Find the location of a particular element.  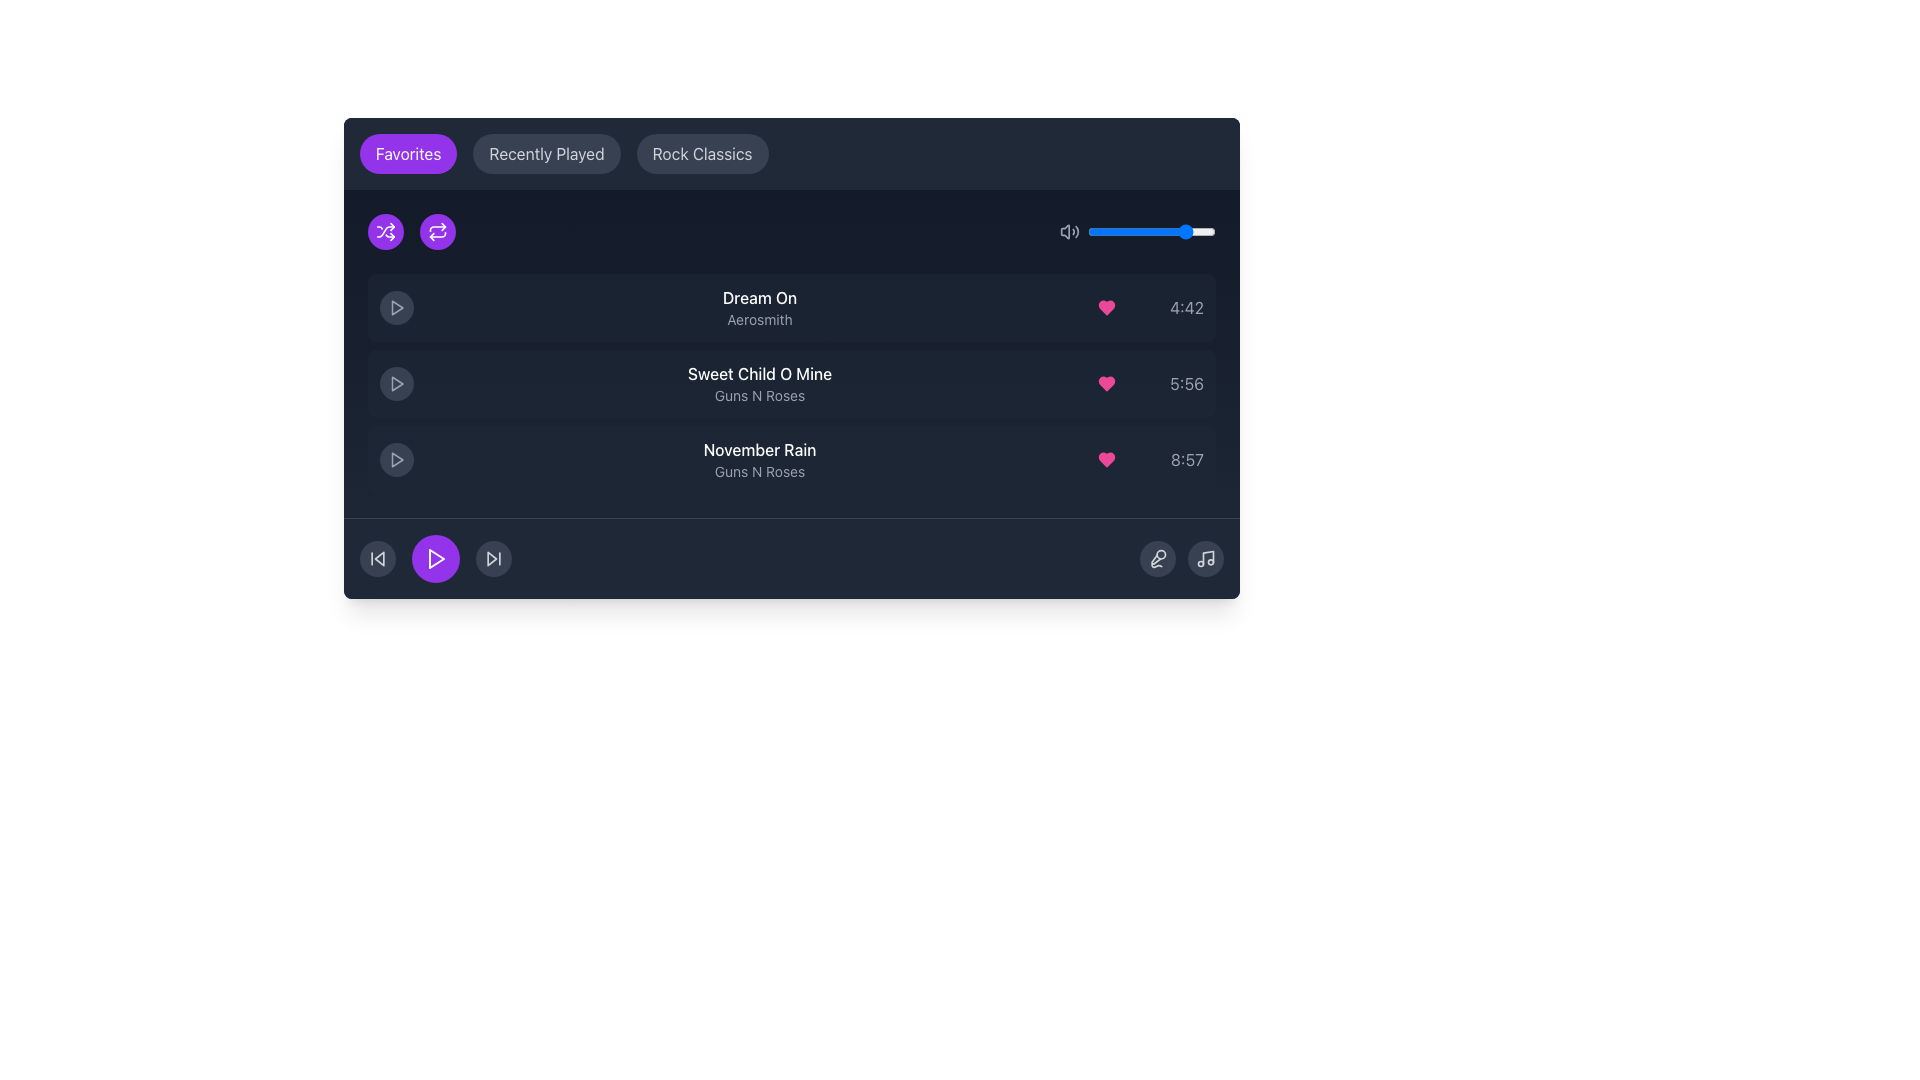

the heart-shaped pink button located in the row for 'November Rain' by 'Guns N Roses', positioned left of the time text '8:57' is located at coordinates (1106, 459).